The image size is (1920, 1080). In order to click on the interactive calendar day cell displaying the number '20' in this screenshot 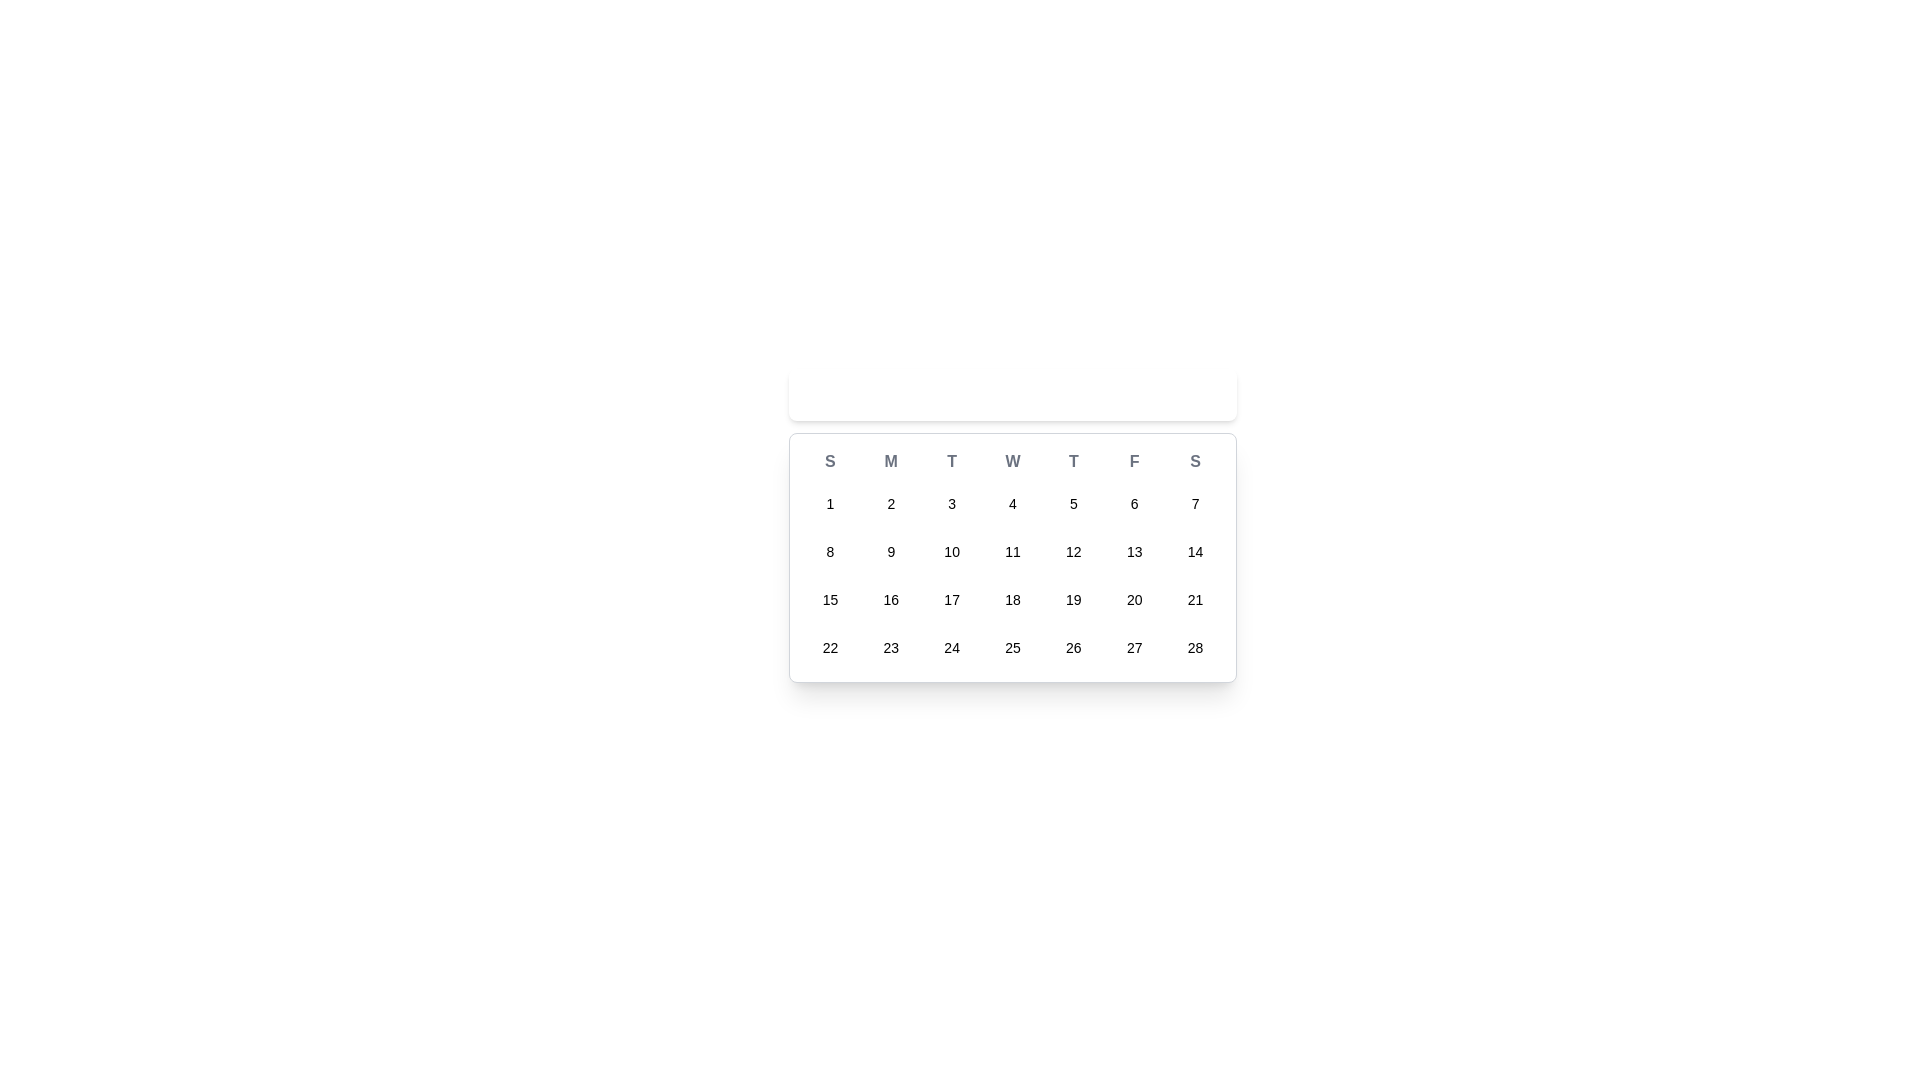, I will do `click(1134, 599)`.